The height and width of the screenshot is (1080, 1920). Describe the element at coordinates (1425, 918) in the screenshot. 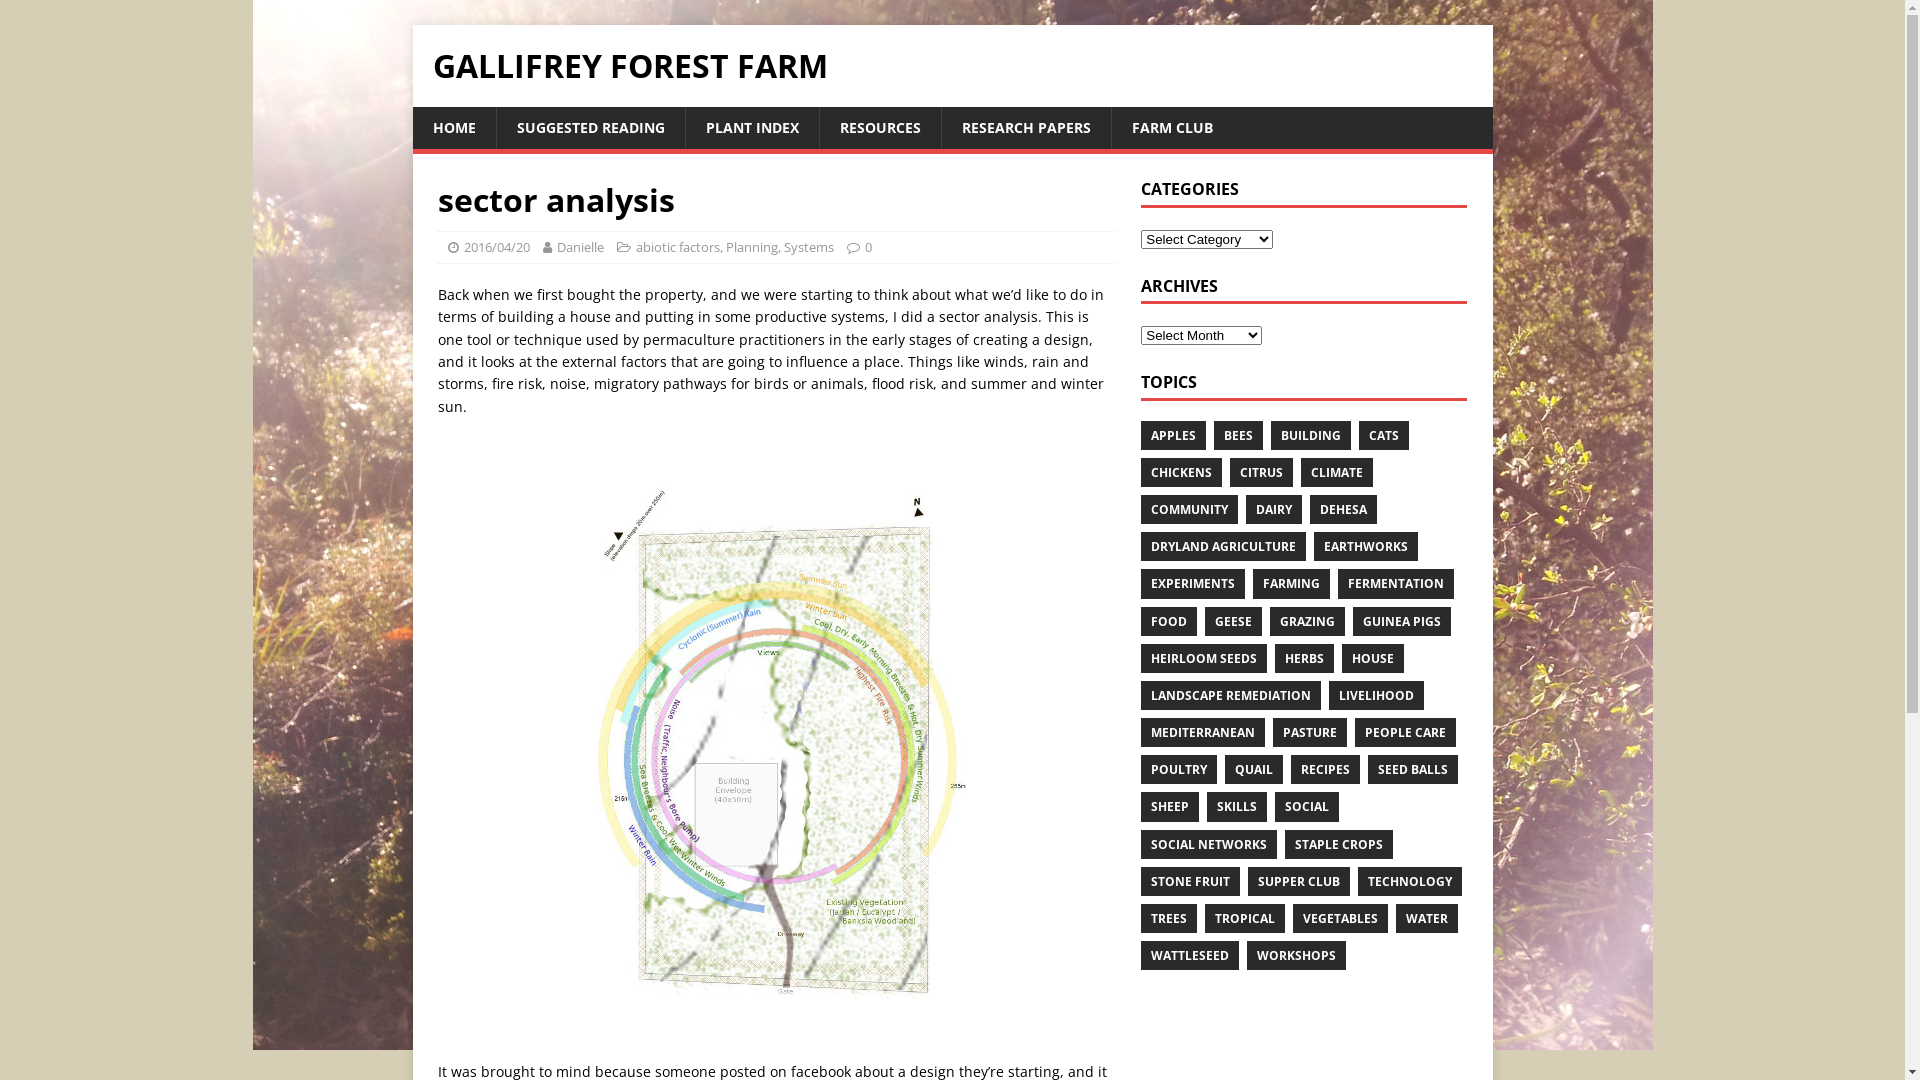

I see `'WATER'` at that location.